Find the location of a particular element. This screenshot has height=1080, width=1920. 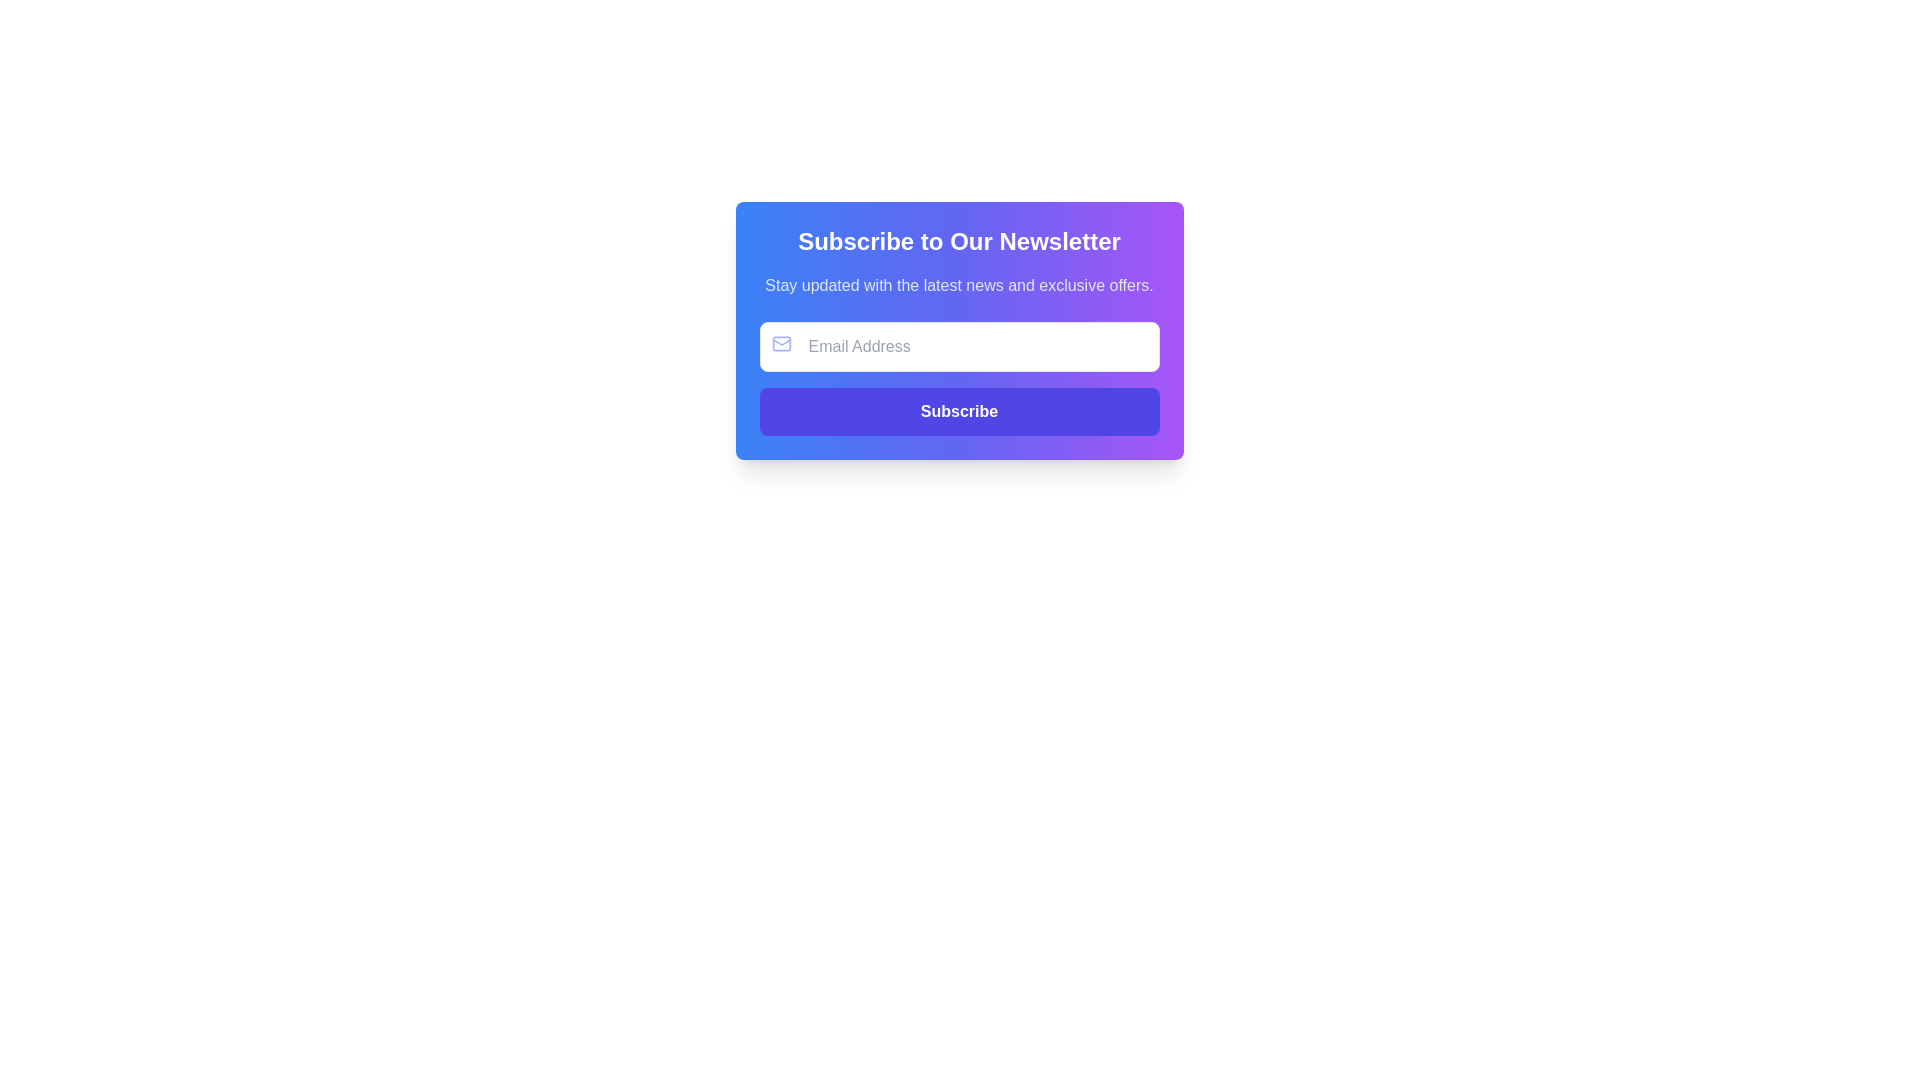

the static text element providing additional context for subscribing, located below the headline 'Subscribe to Our Newsletter' and above the email input field is located at coordinates (958, 285).